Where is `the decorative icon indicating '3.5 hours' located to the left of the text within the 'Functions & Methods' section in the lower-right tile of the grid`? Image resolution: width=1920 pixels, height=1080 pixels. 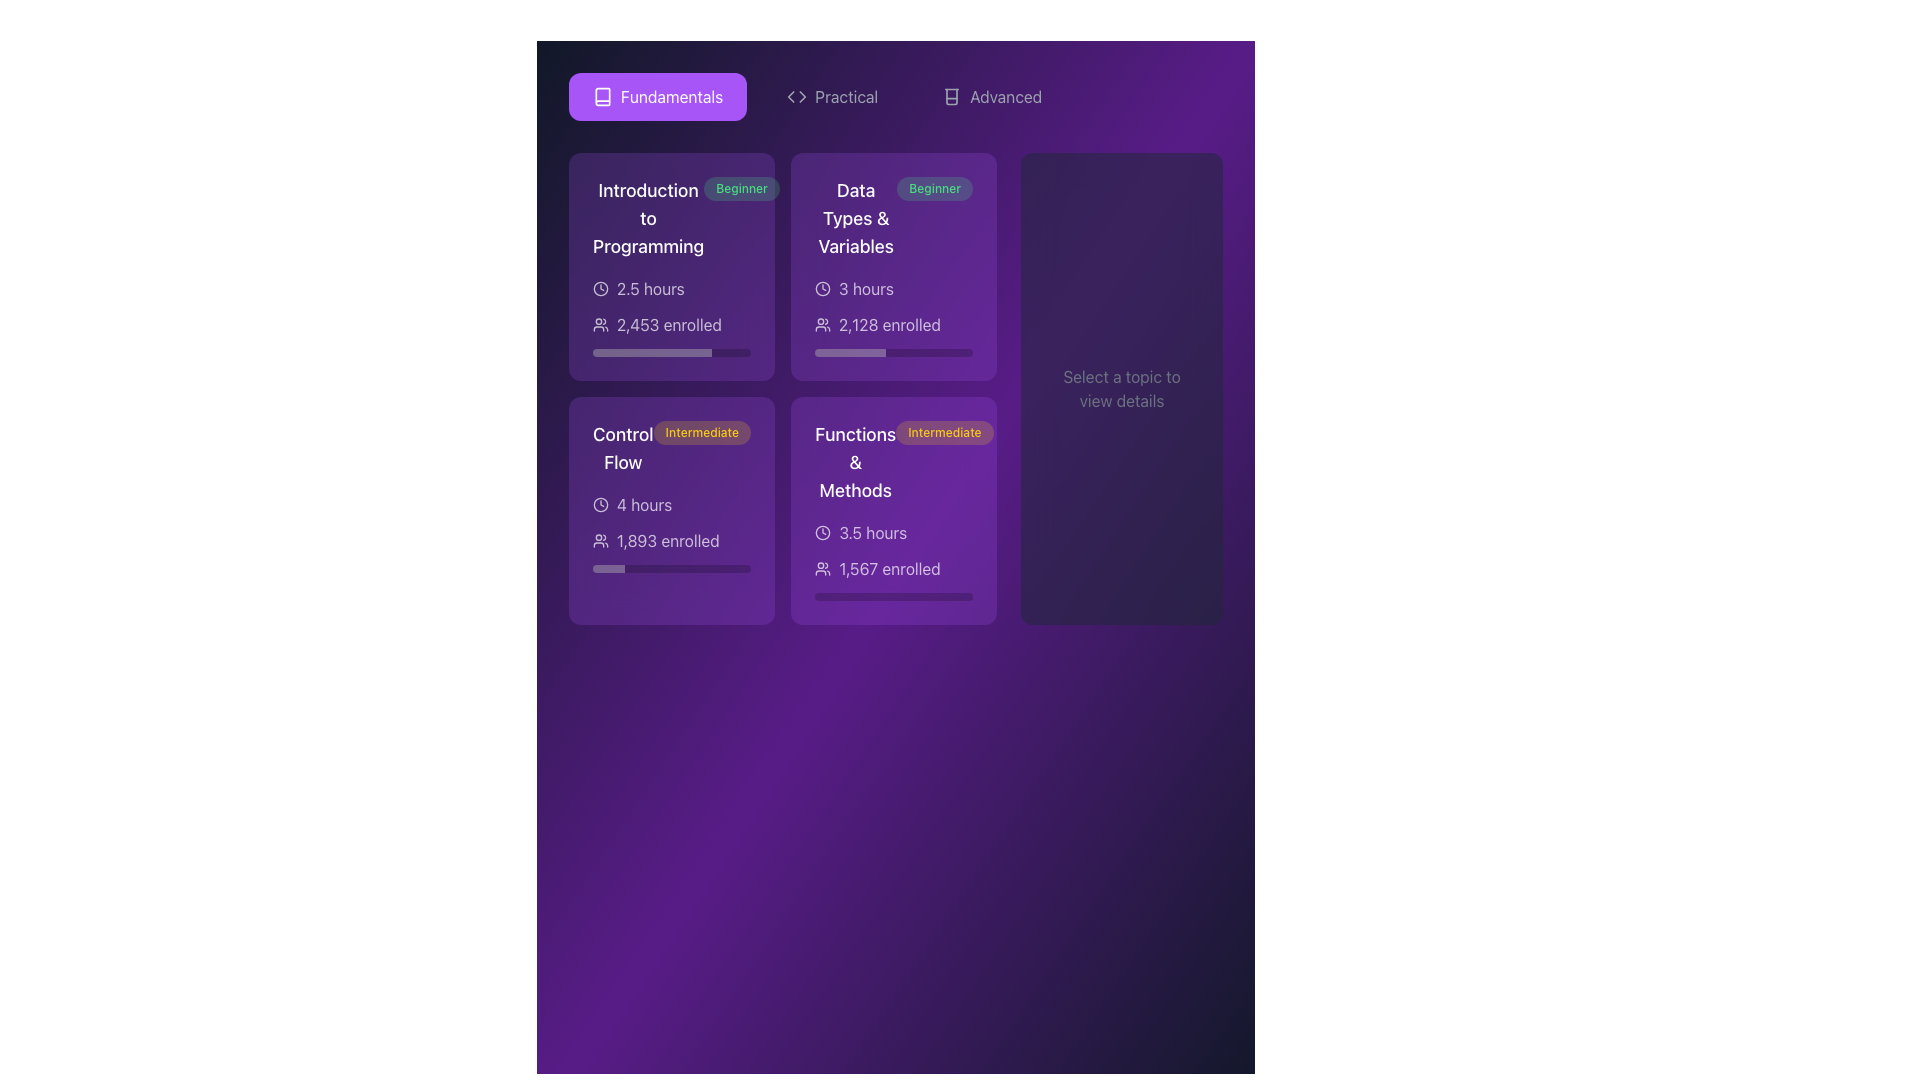 the decorative icon indicating '3.5 hours' located to the left of the text within the 'Functions & Methods' section in the lower-right tile of the grid is located at coordinates (822, 531).